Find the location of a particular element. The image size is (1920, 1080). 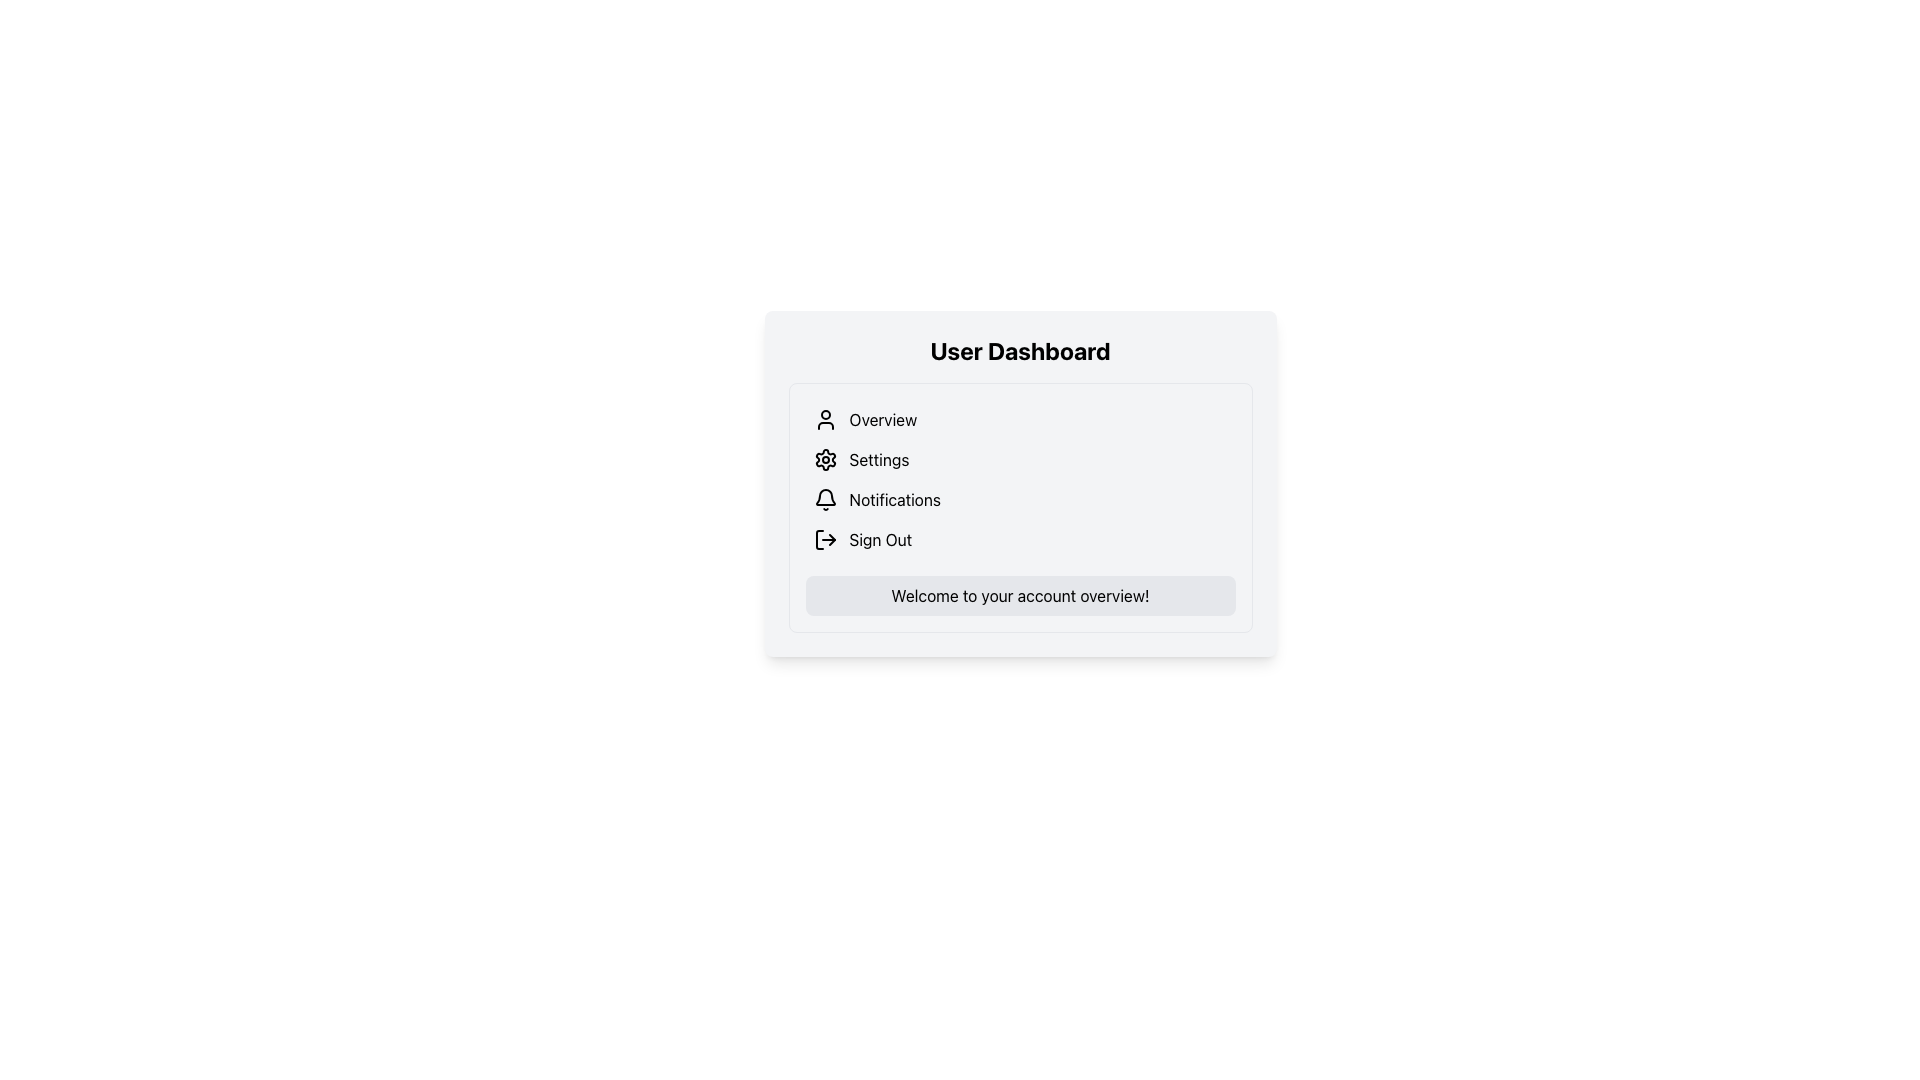

the 'Settings' icon located as the second icon in a vertical list of four icons on the left side of the user dashboard is located at coordinates (825, 459).